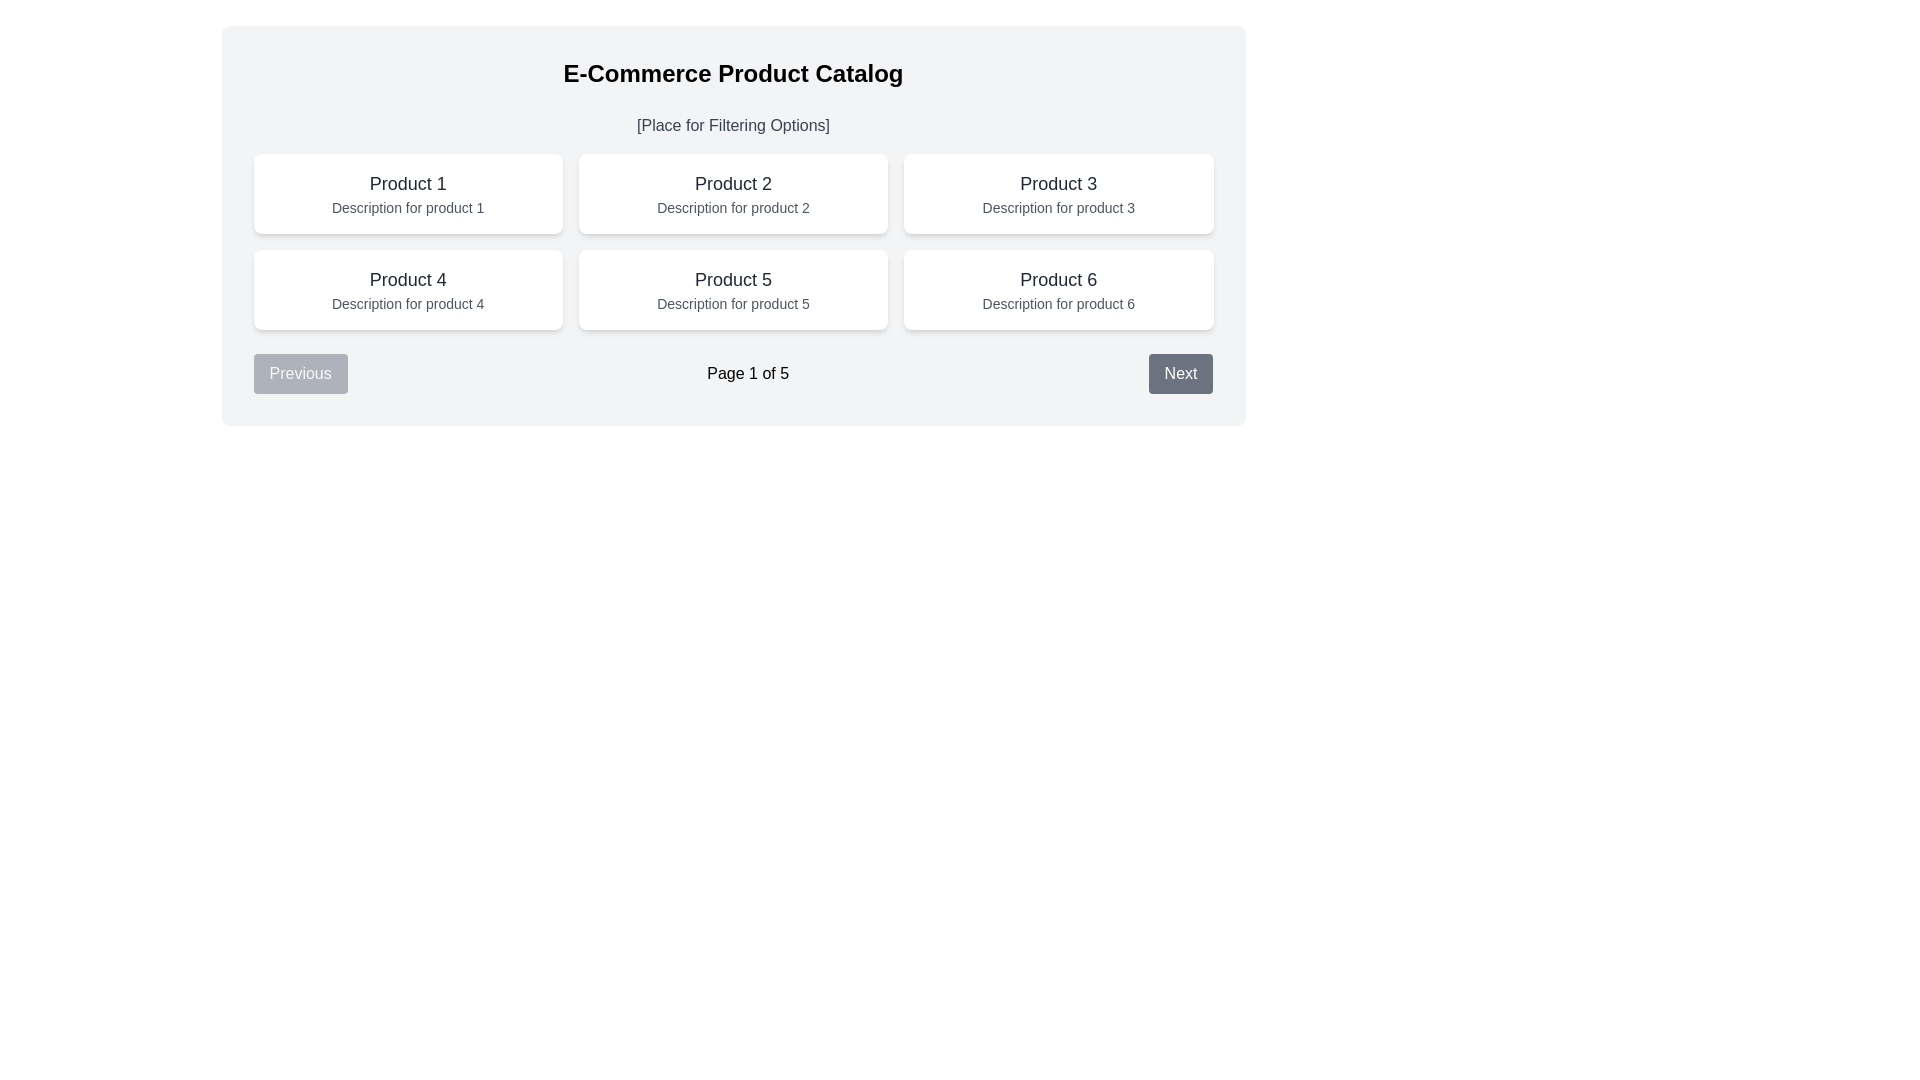  Describe the element at coordinates (732, 126) in the screenshot. I see `the text label '[Place for Filtering Options]' located below the header 'E-Commerce Product Catalog' and above the product grid` at that location.